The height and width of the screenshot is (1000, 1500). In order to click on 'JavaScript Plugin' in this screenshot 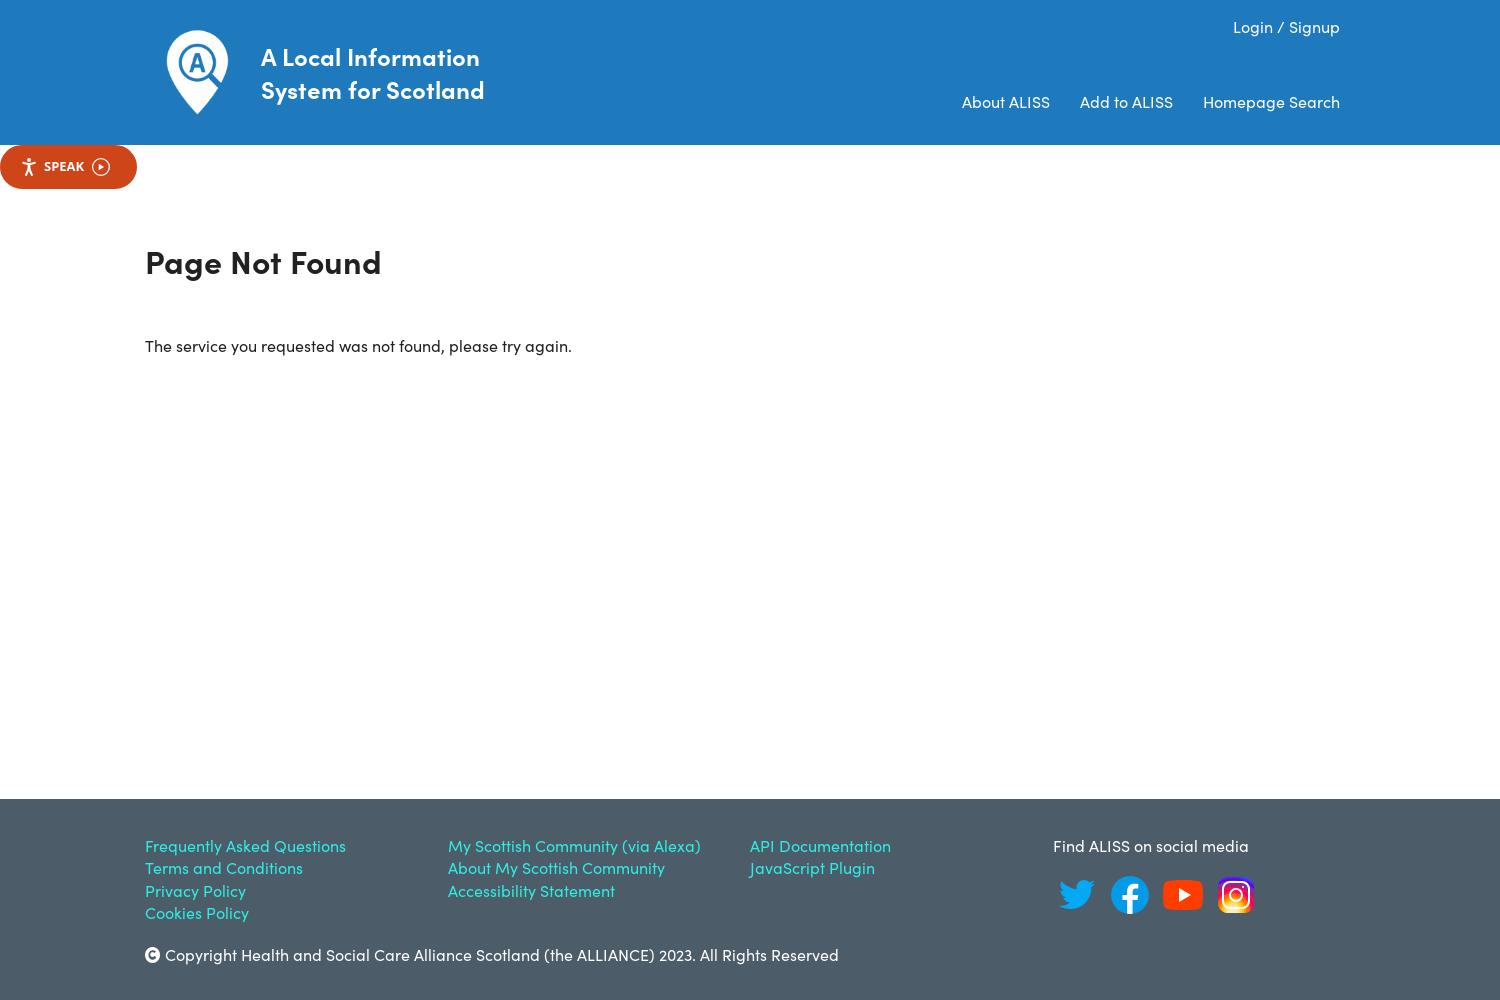, I will do `click(750, 866)`.